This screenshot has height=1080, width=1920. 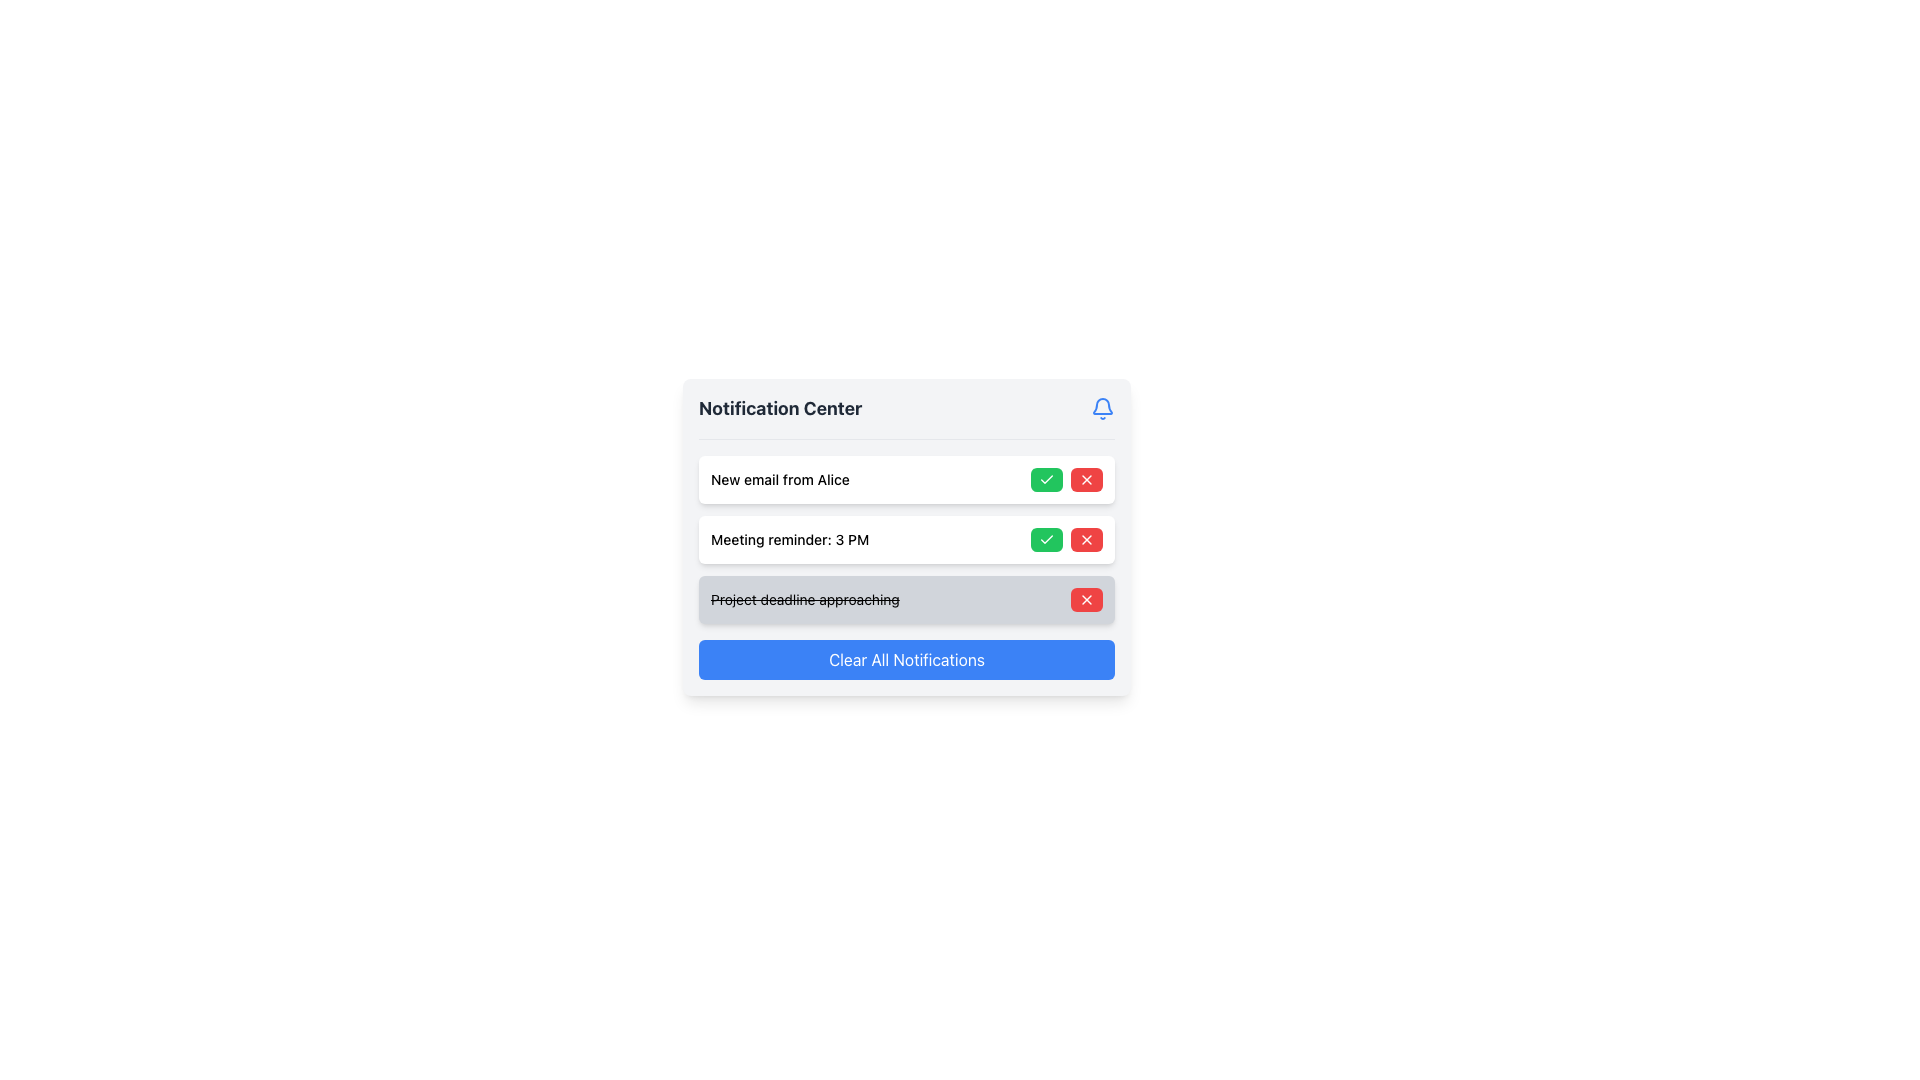 What do you see at coordinates (1045, 540) in the screenshot?
I see `the confirmation icon located to the right of the 'Meeting reminder: 3 PM' notification, adjacent to the red 'X' button, to confirm the notification` at bounding box center [1045, 540].